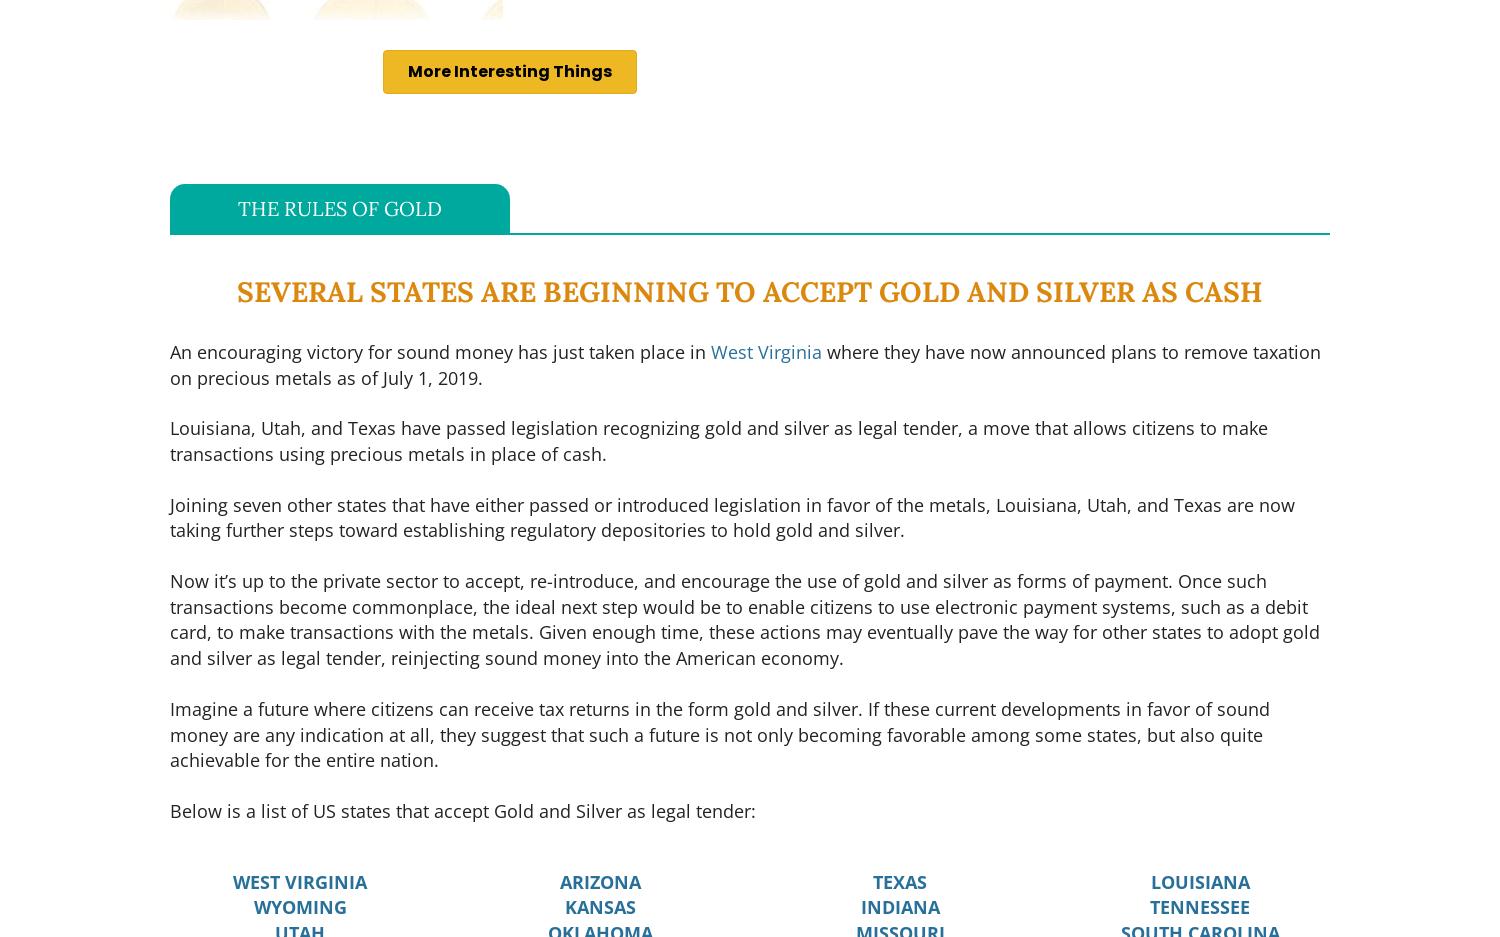  I want to click on 'Imagine a future where citizens can receive tax returns in the form gold and', so click(169, 707).